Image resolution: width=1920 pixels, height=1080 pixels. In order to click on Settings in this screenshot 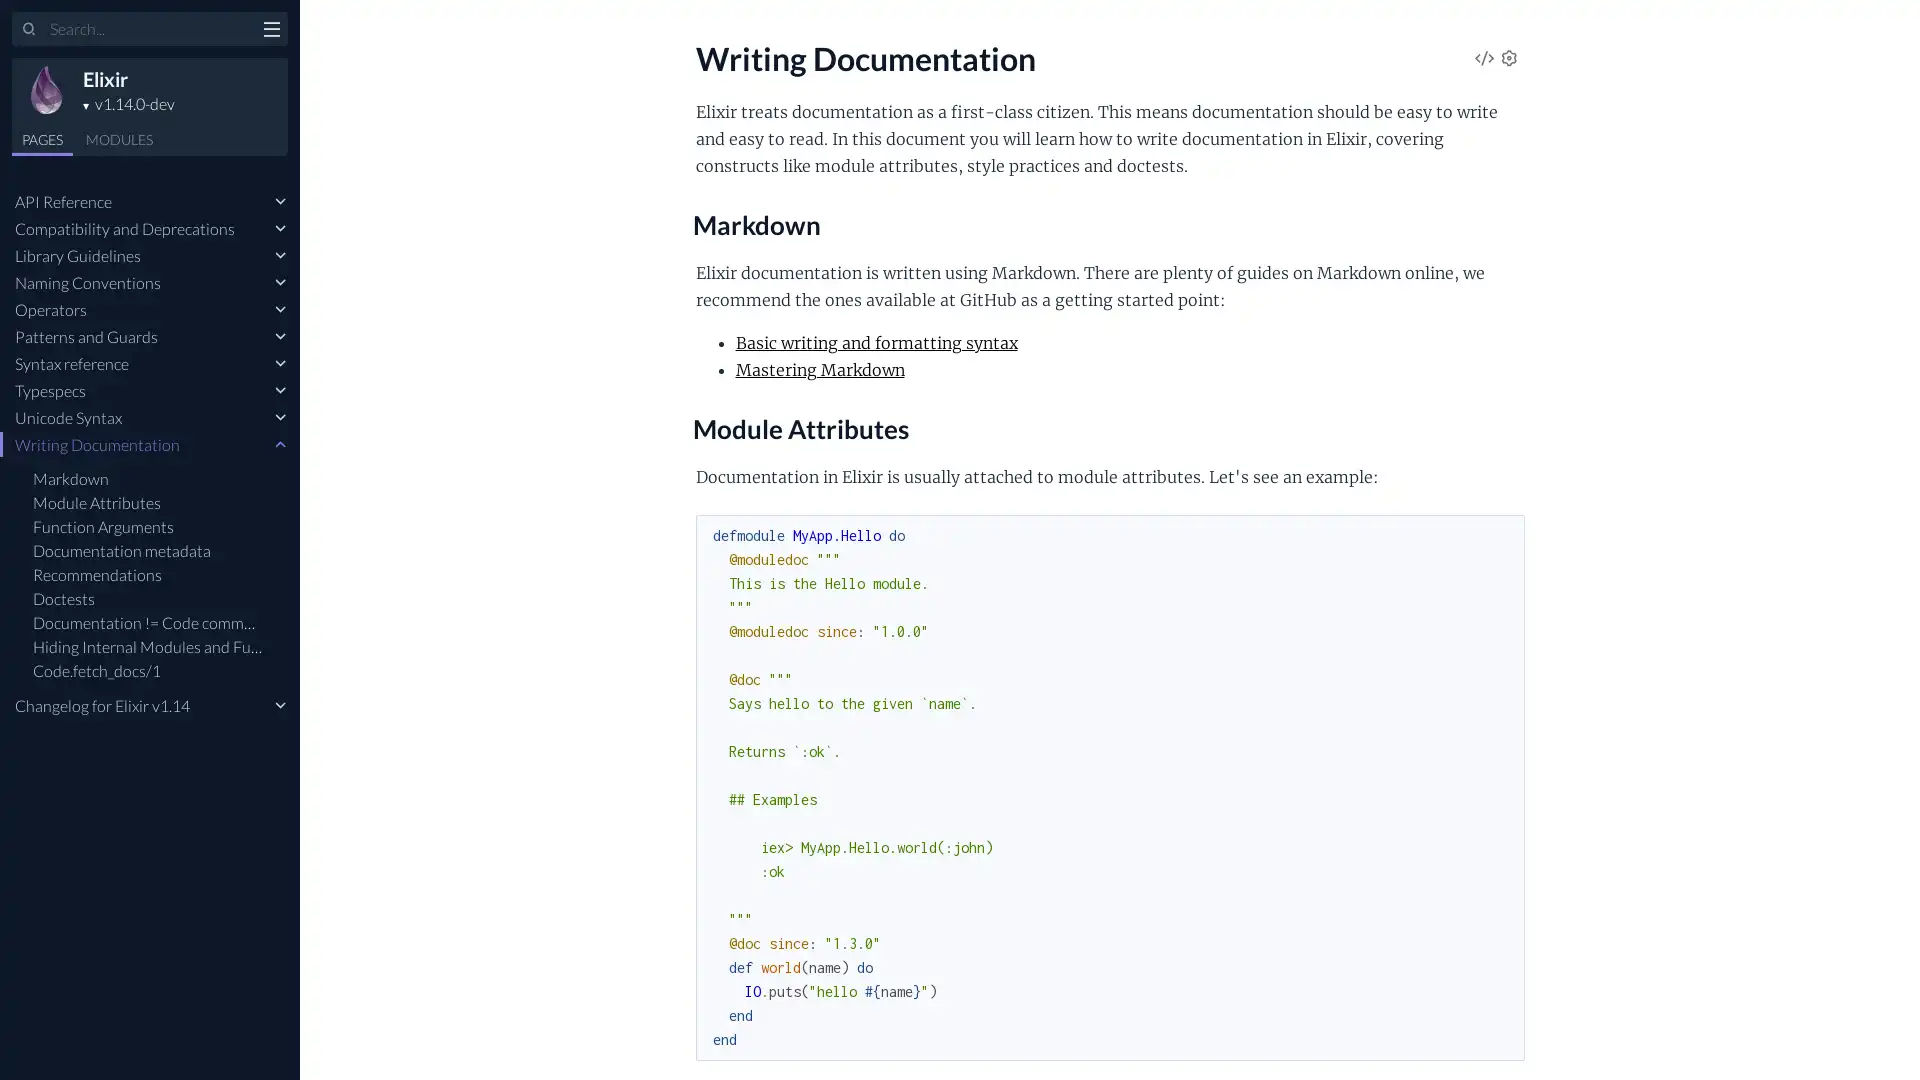, I will do `click(1508, 59)`.